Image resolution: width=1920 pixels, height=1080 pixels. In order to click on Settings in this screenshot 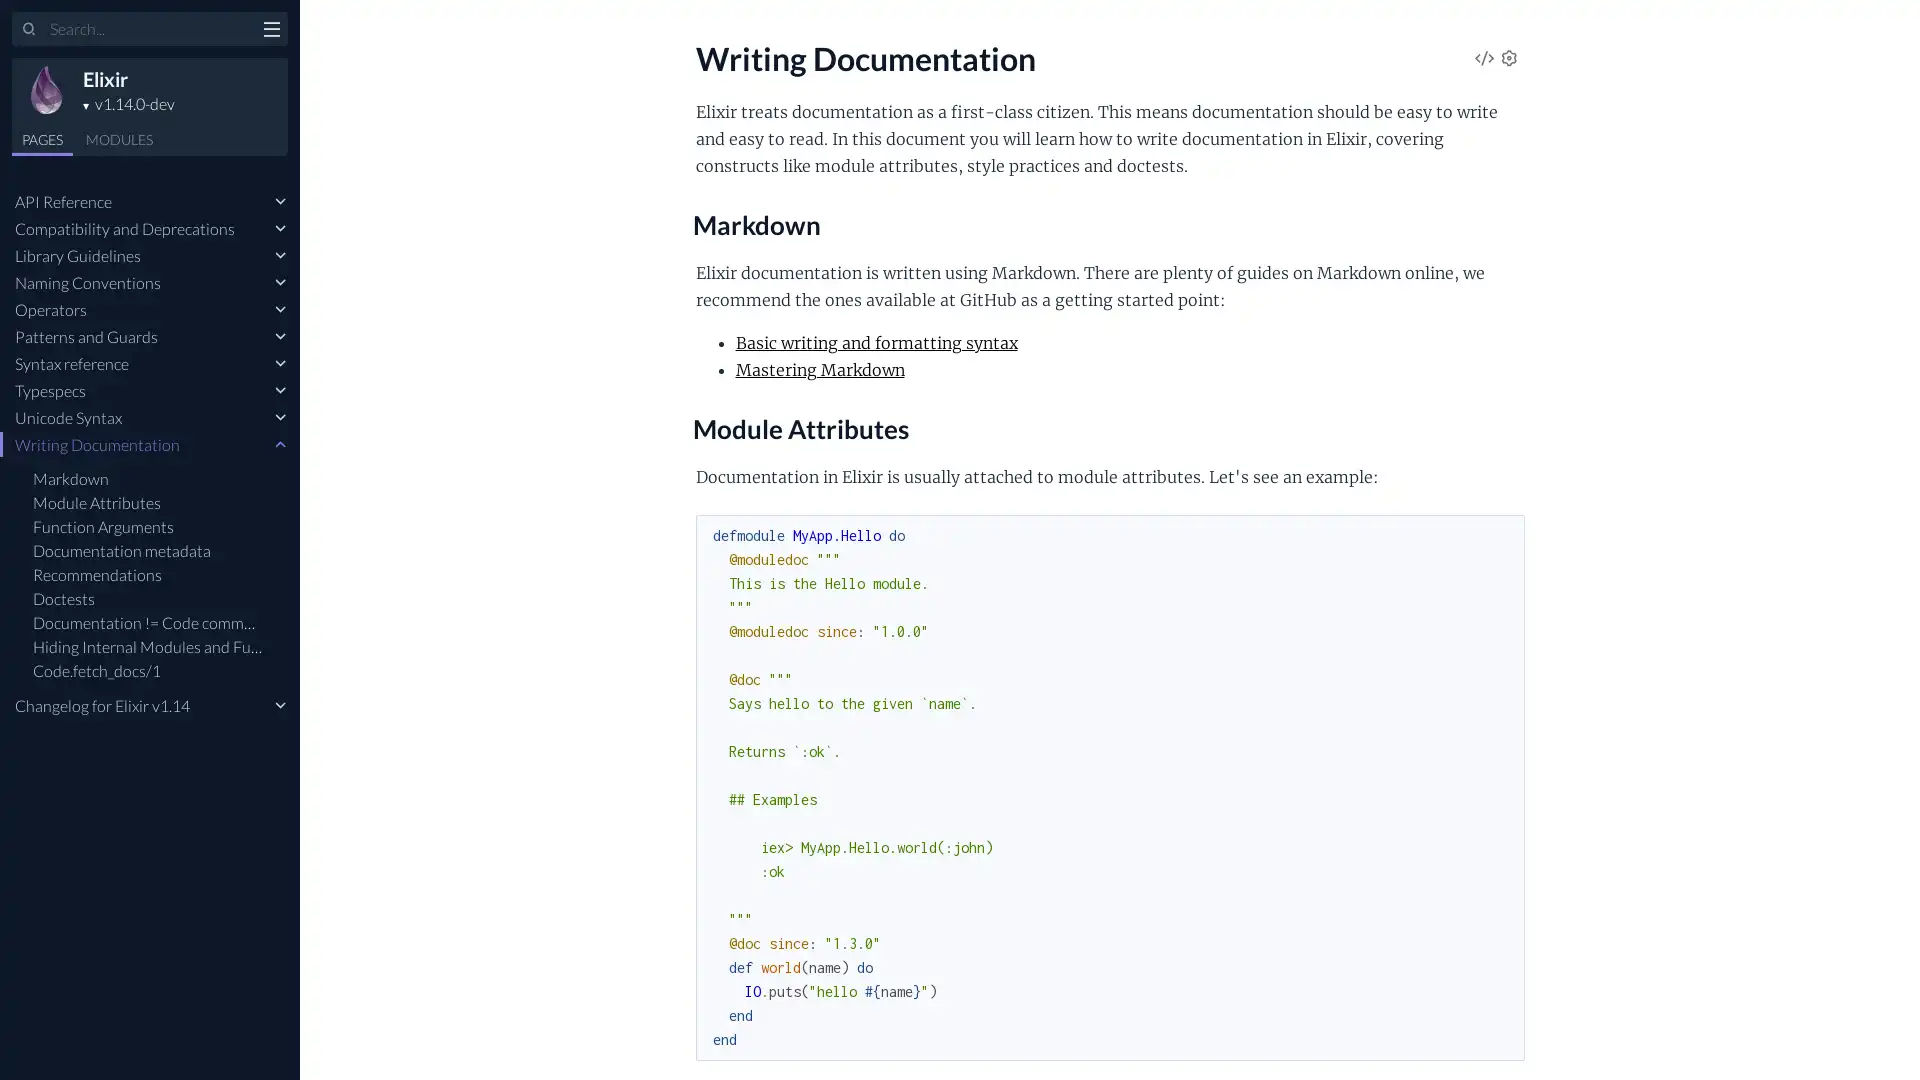, I will do `click(1508, 59)`.